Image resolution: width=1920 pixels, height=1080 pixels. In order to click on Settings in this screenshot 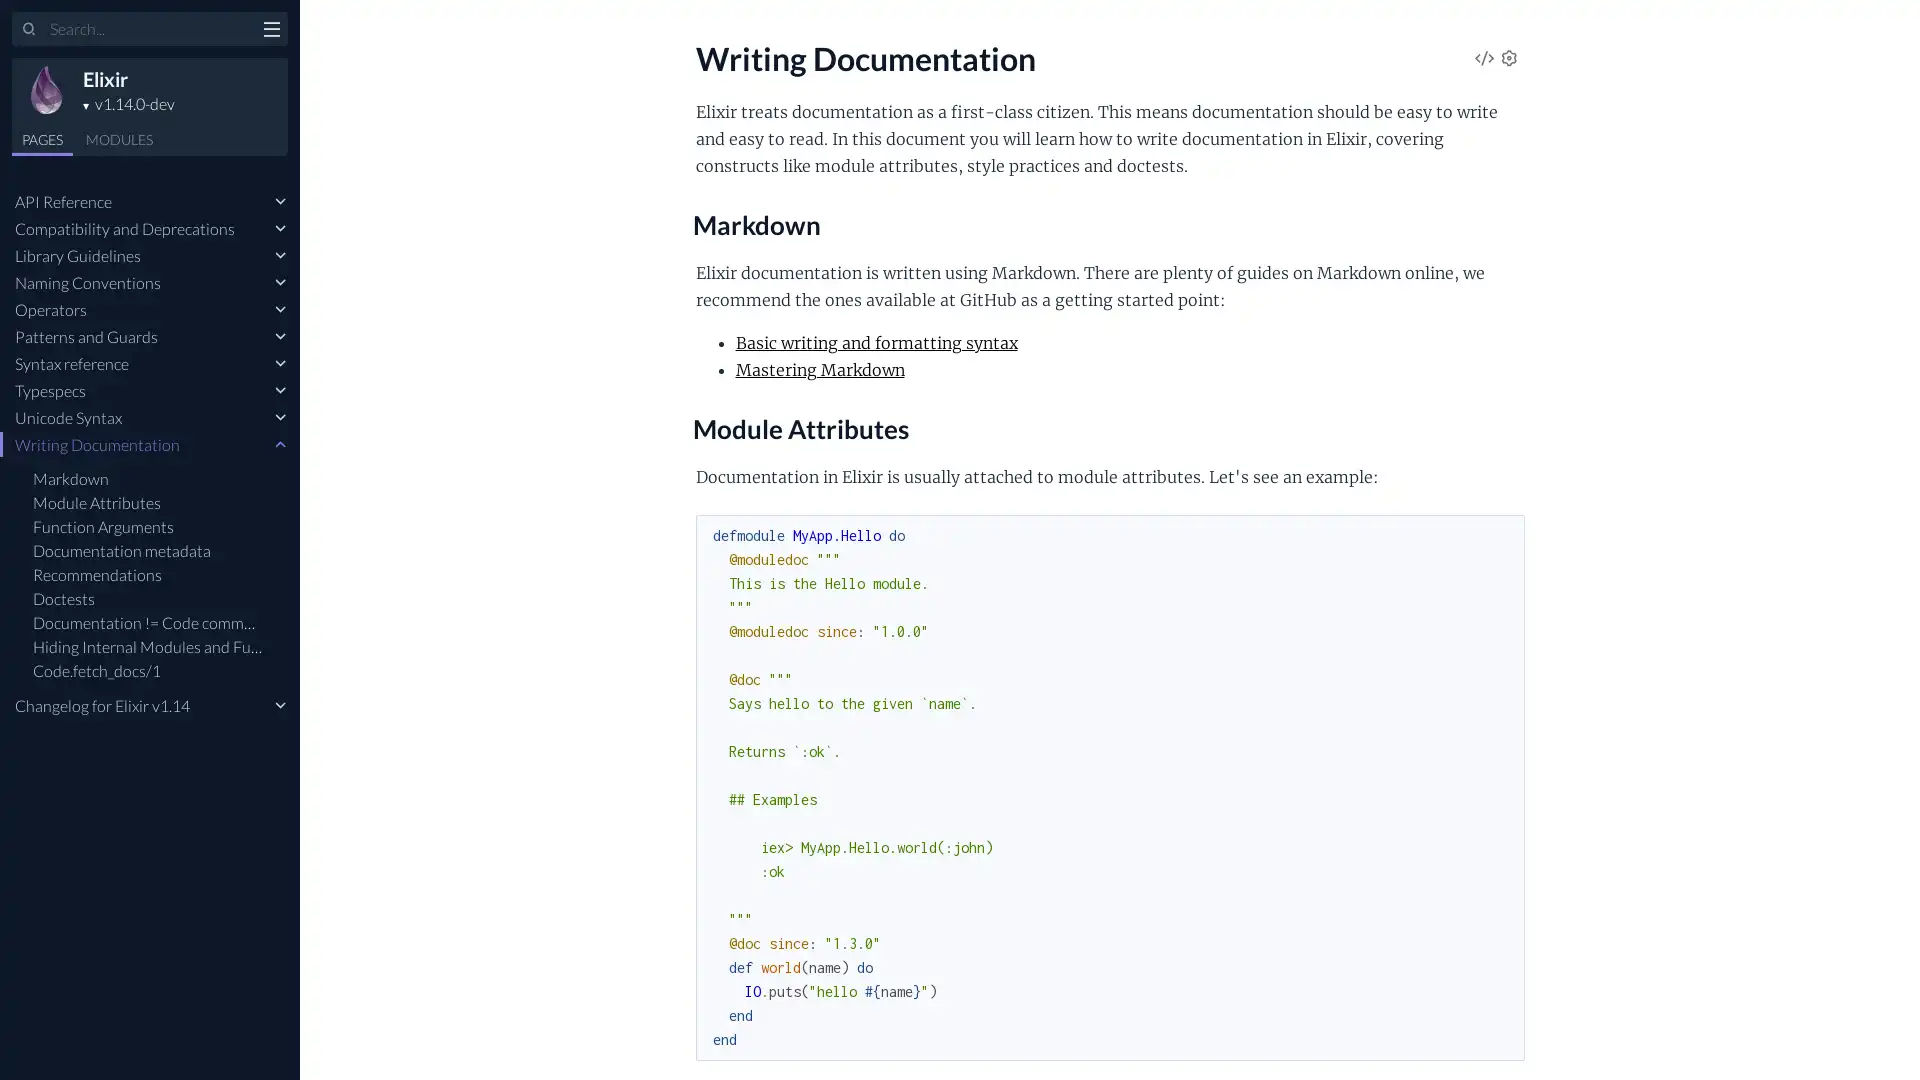, I will do `click(1508, 59)`.